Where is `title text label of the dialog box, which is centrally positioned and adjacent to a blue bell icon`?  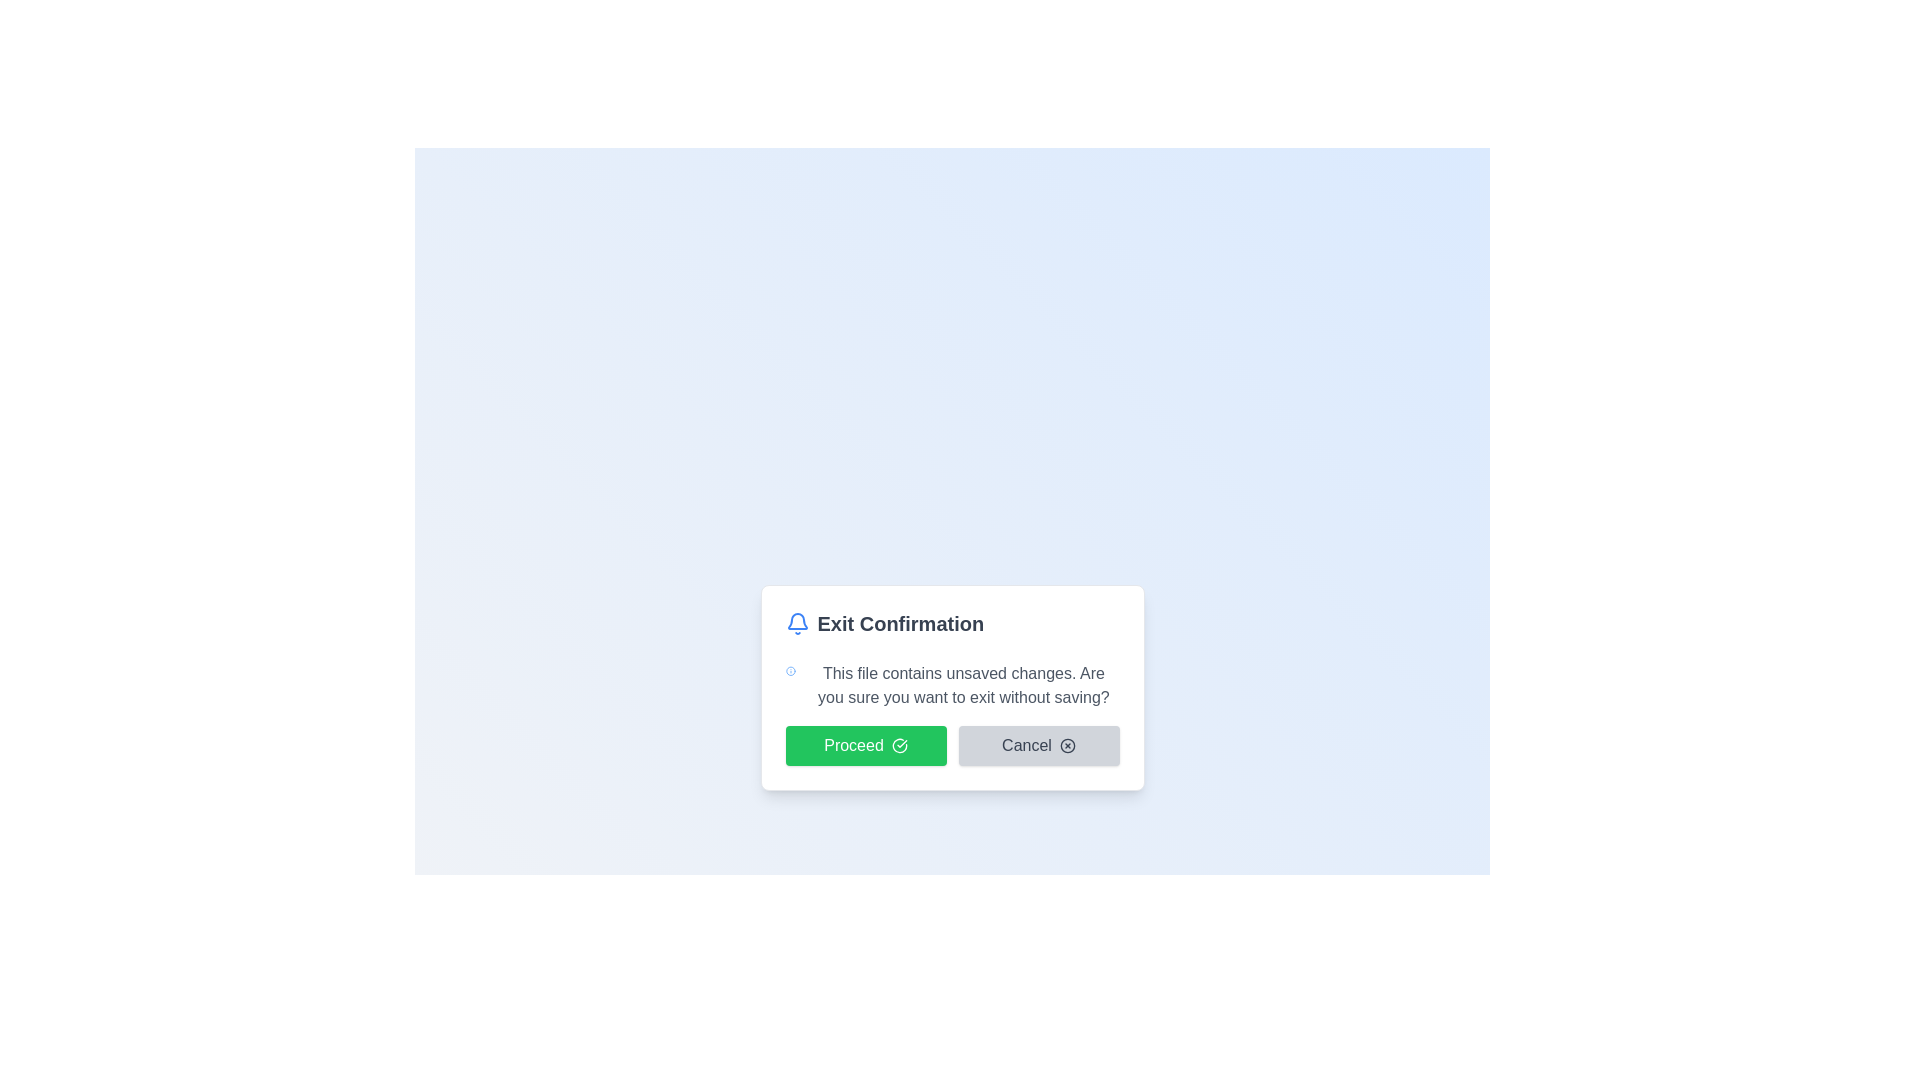
title text label of the dialog box, which is centrally positioned and adjacent to a blue bell icon is located at coordinates (899, 623).